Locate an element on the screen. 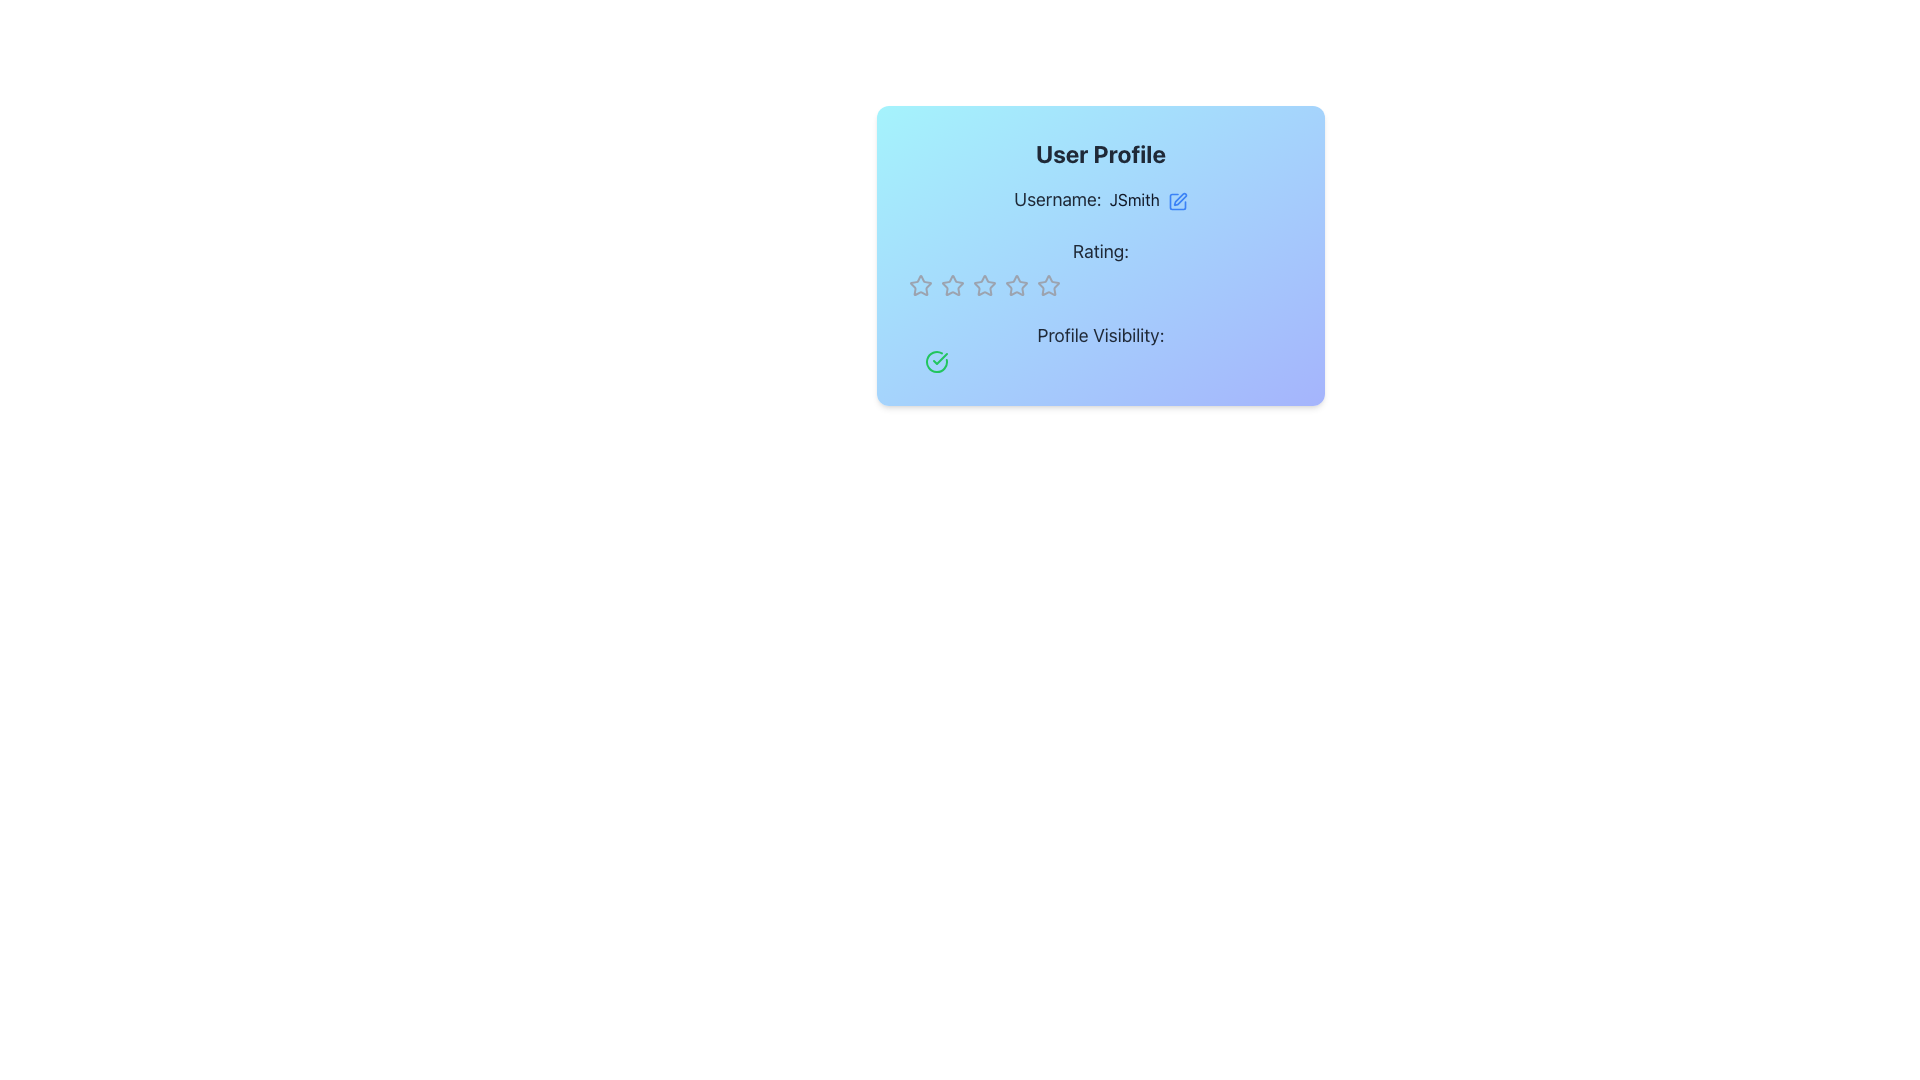 The width and height of the screenshot is (1920, 1080). the third five-pointed star icon with a gray outline in the row of rating stars beneath the 'Rating:' label for visual feedback is located at coordinates (1017, 285).